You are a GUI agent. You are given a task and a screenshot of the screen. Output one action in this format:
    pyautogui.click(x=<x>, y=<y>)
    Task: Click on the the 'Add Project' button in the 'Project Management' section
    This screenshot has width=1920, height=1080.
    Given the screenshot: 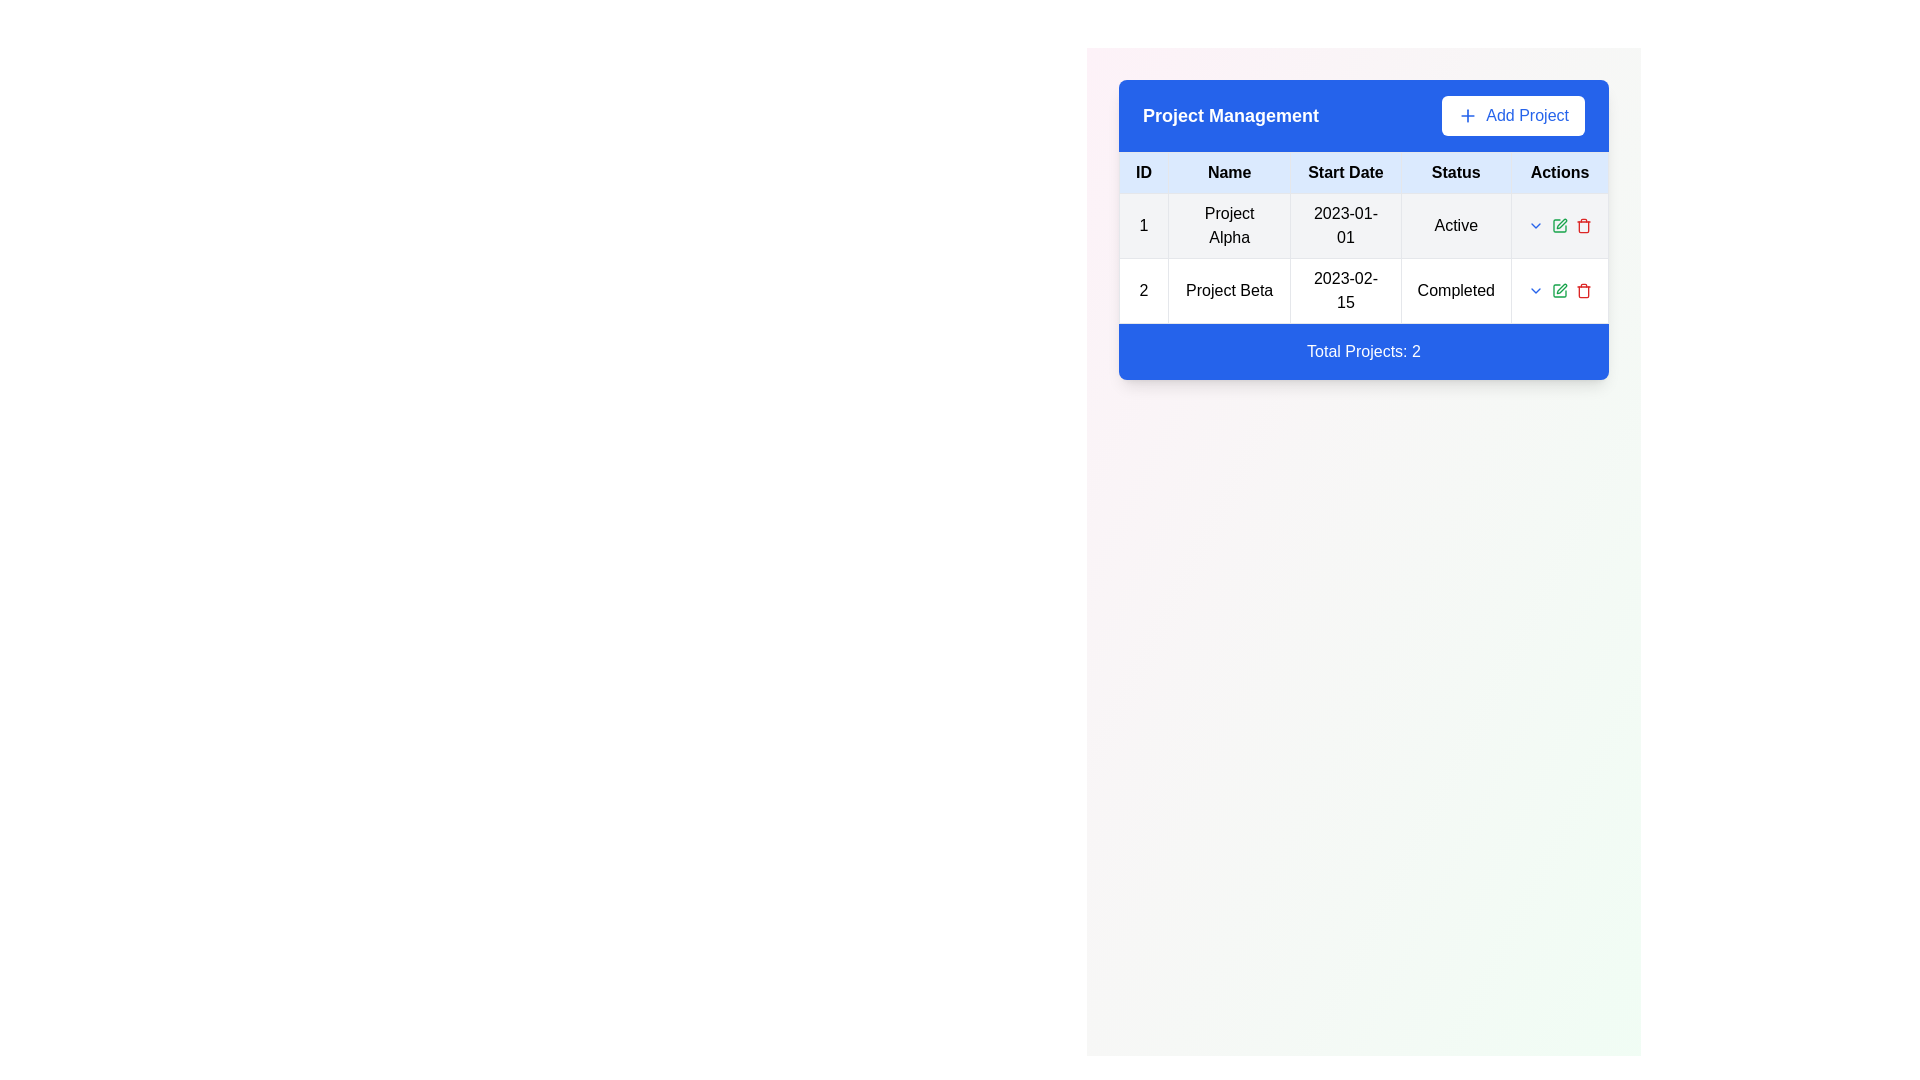 What is the action you would take?
    pyautogui.click(x=1362, y=115)
    